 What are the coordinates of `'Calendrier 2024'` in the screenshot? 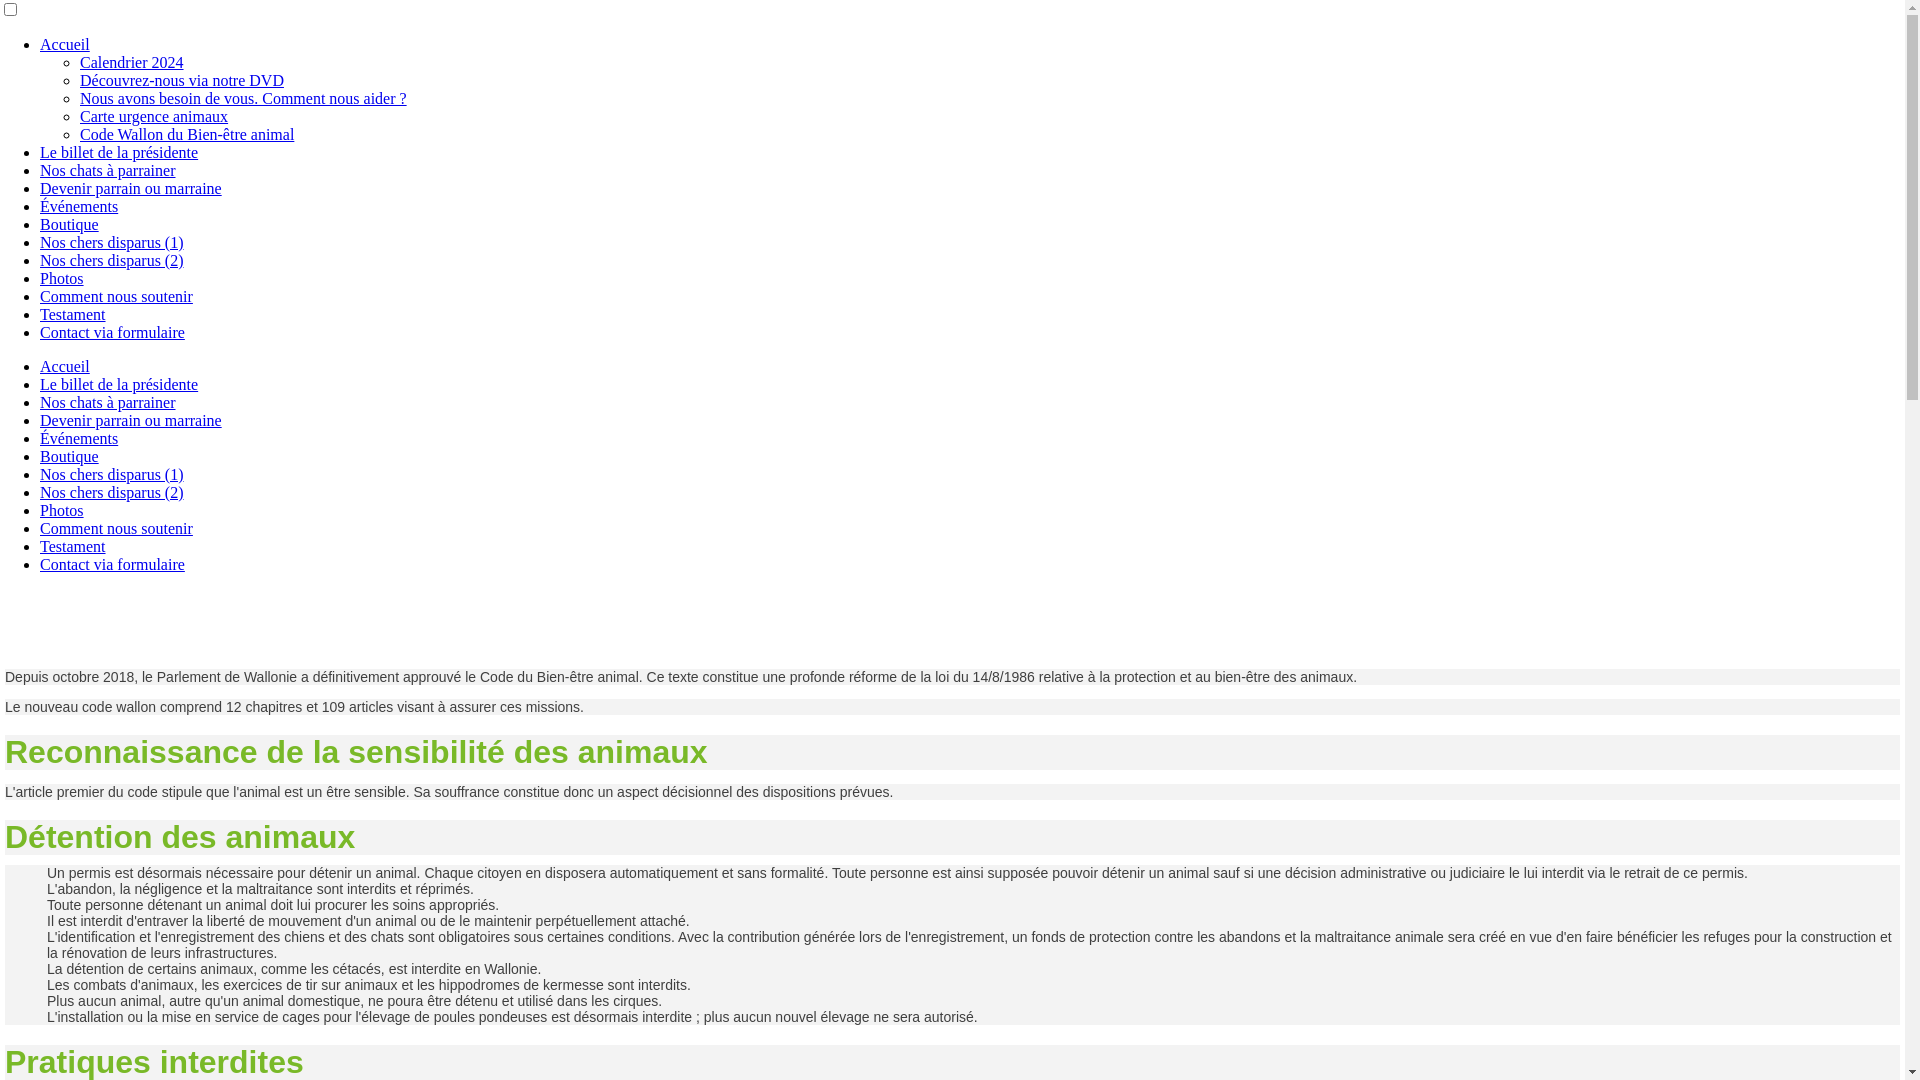 It's located at (131, 61).